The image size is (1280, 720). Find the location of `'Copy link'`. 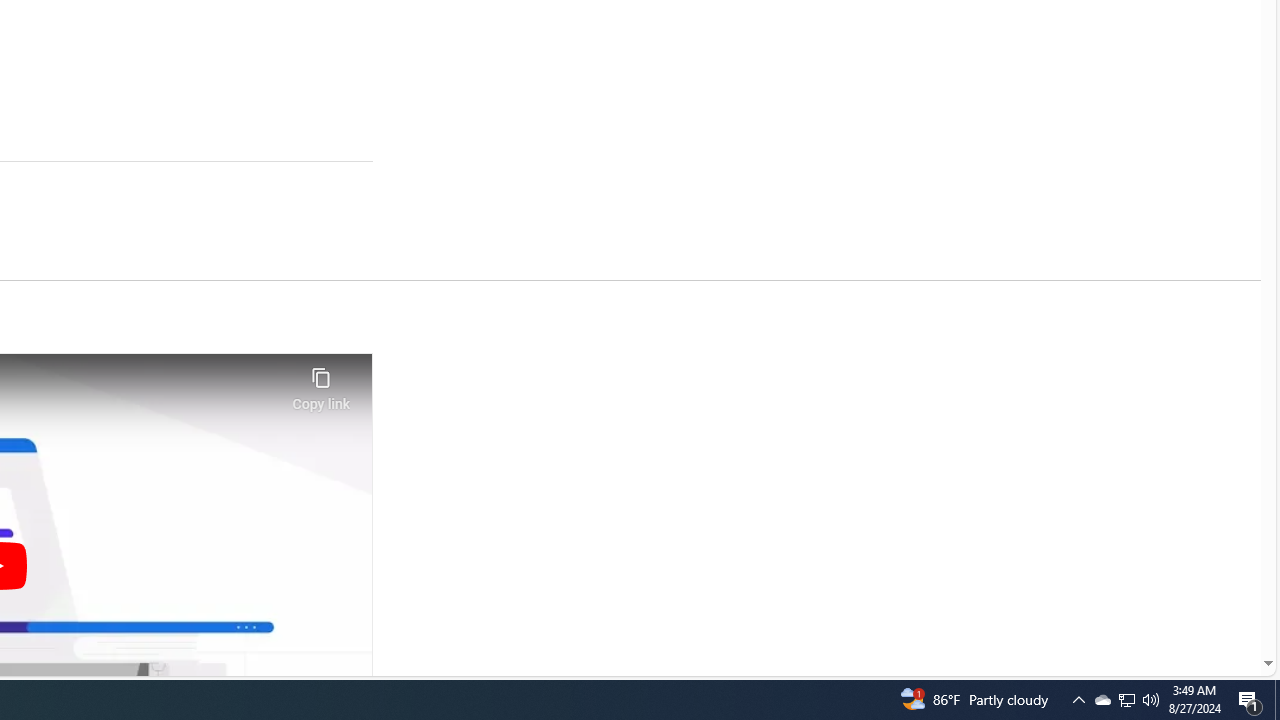

'Copy link' is located at coordinates (320, 383).